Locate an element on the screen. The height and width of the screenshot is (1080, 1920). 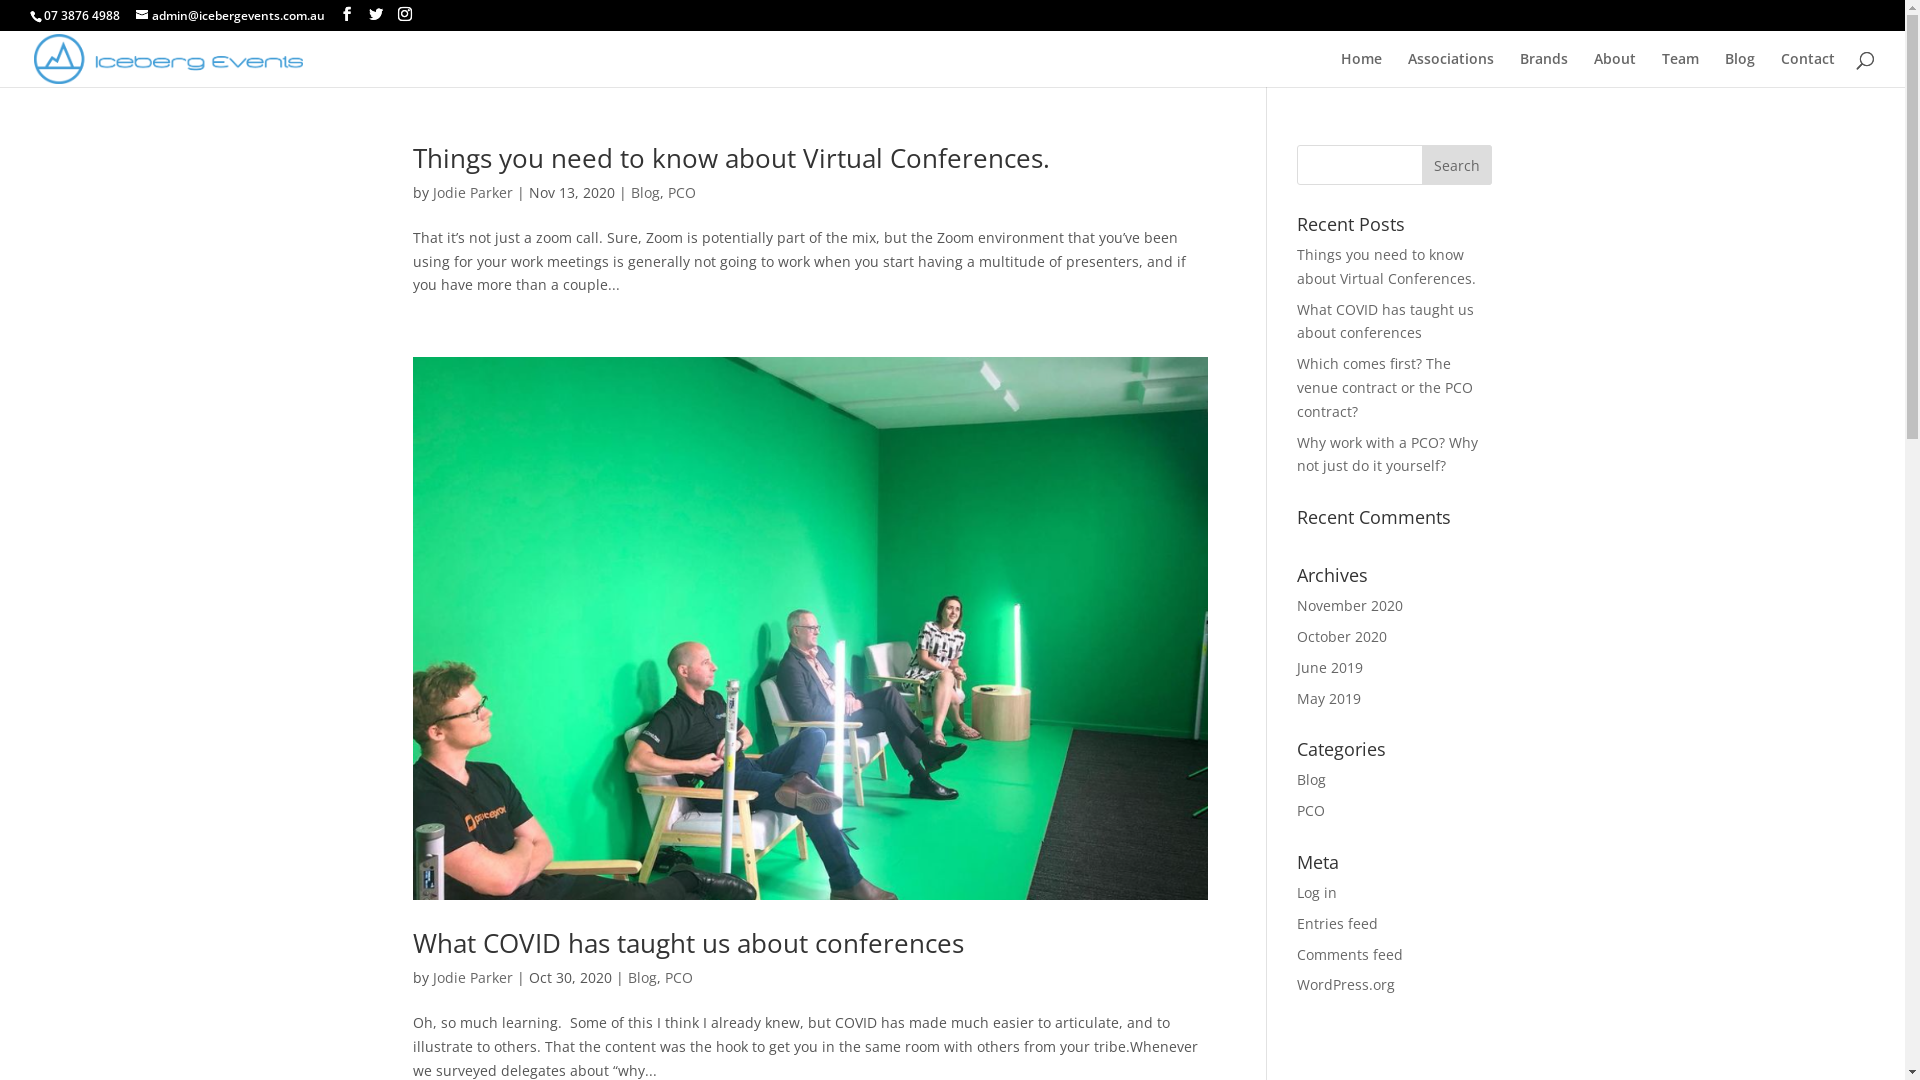
'Jodie Parker' is located at coordinates (470, 192).